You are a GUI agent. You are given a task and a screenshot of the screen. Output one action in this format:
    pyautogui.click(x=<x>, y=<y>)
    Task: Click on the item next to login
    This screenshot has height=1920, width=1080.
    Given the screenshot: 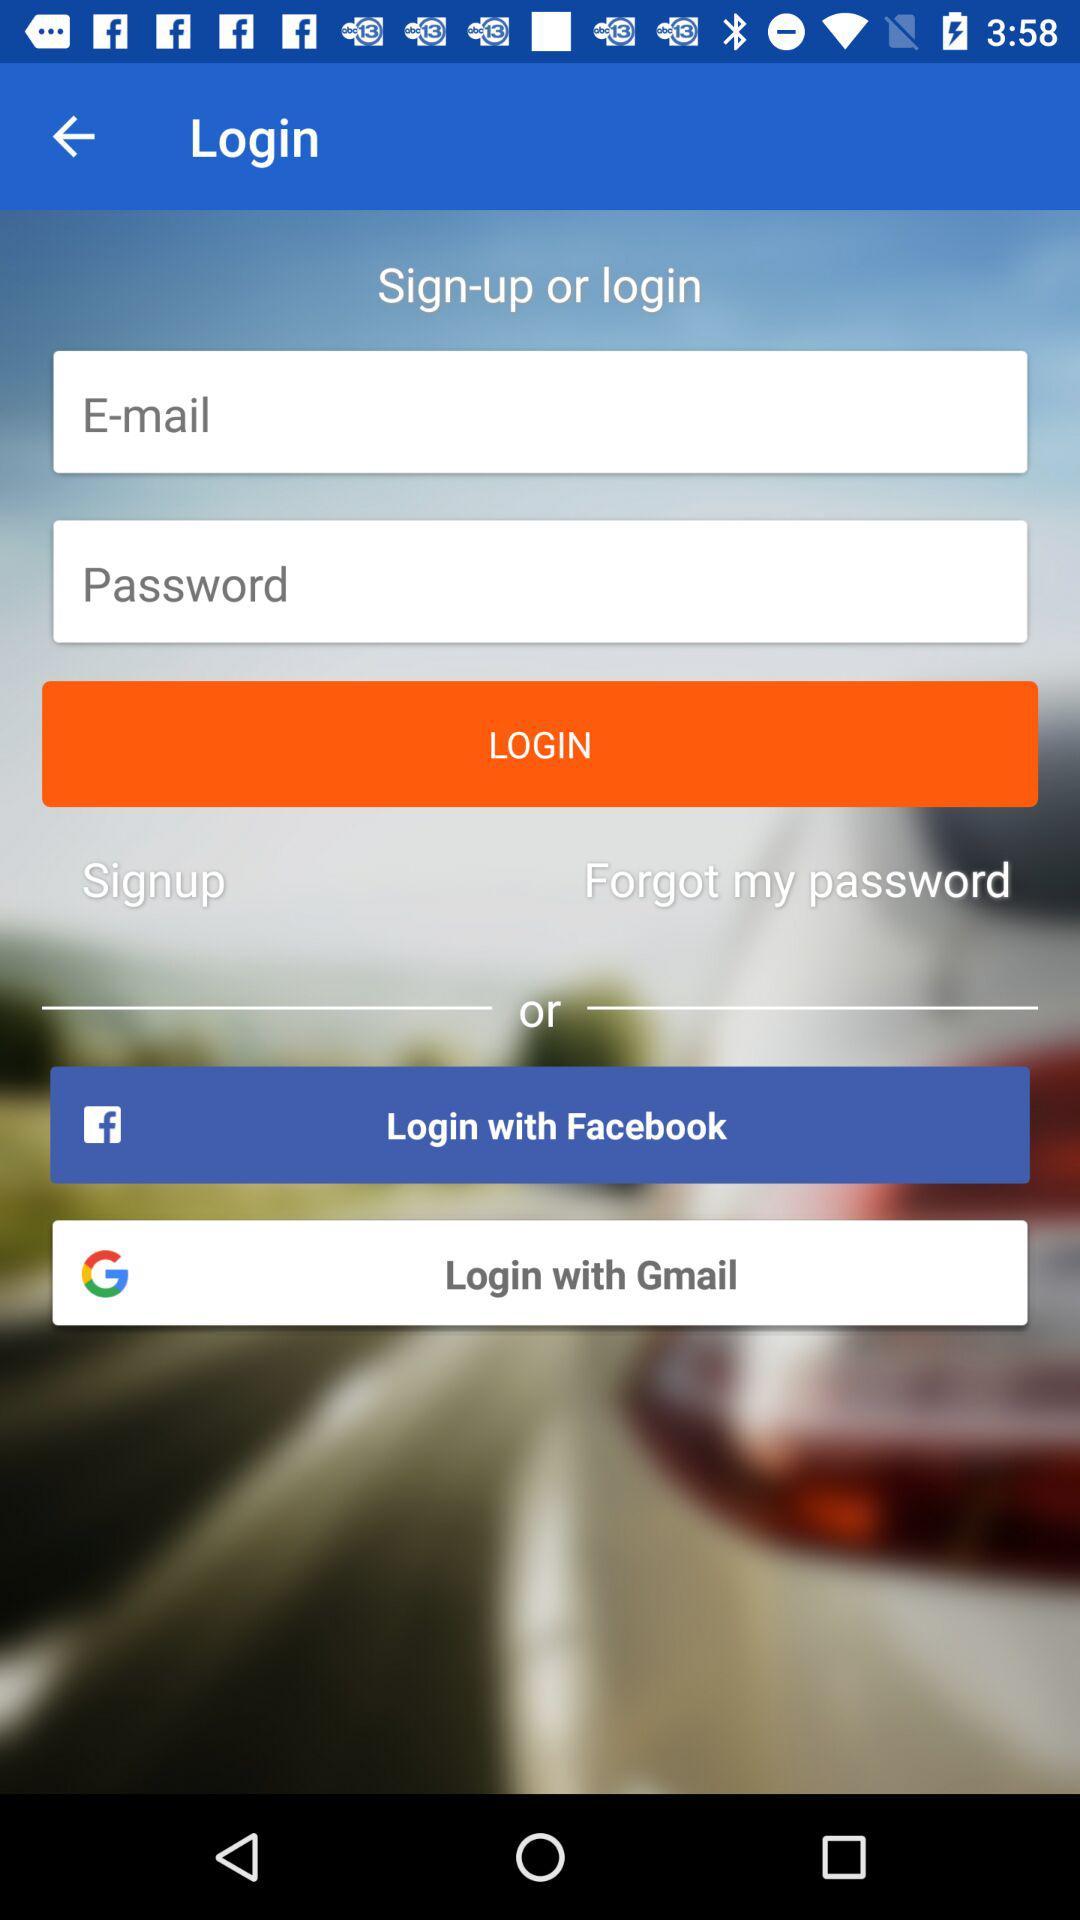 What is the action you would take?
    pyautogui.click(x=72, y=135)
    